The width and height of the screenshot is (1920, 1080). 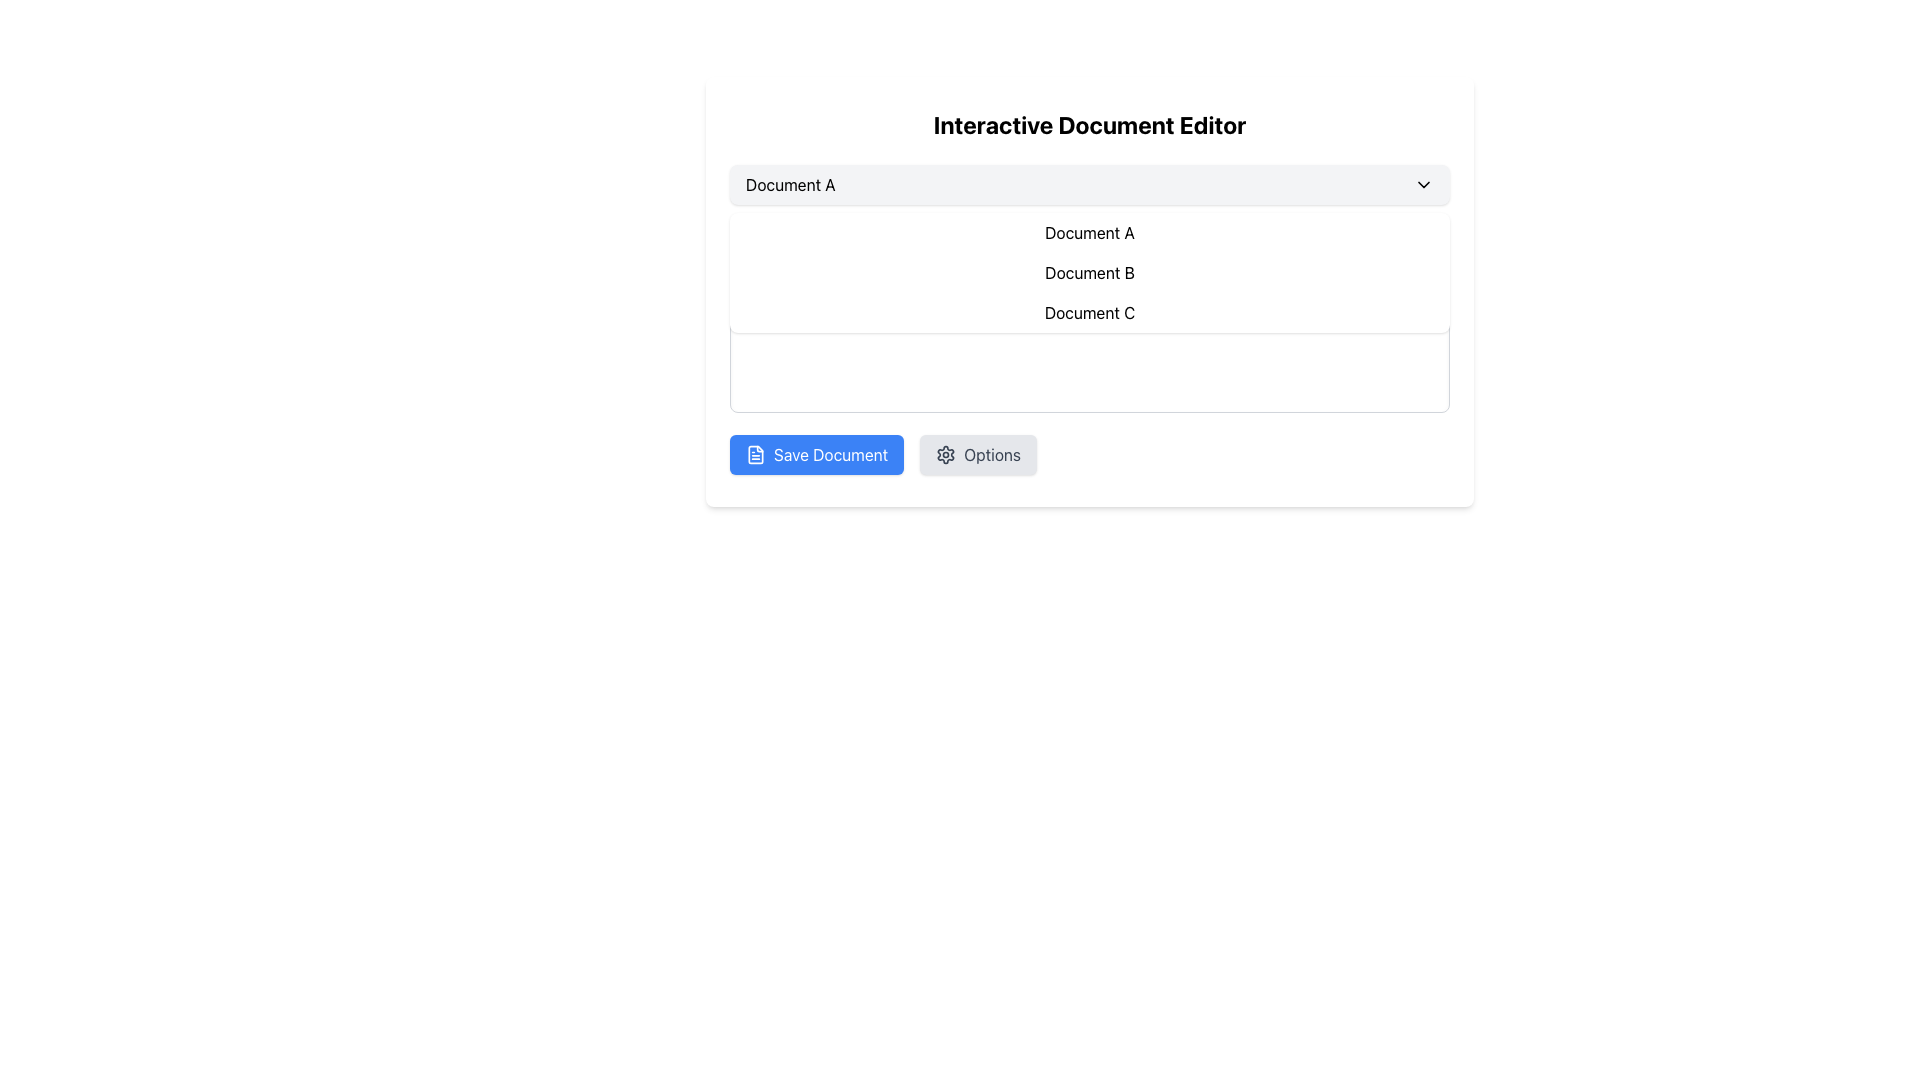 I want to click on the 'Options' button, which is a light gray button with rounded corners and a gear icon, located to the right of the 'Save Document' button, so click(x=978, y=455).